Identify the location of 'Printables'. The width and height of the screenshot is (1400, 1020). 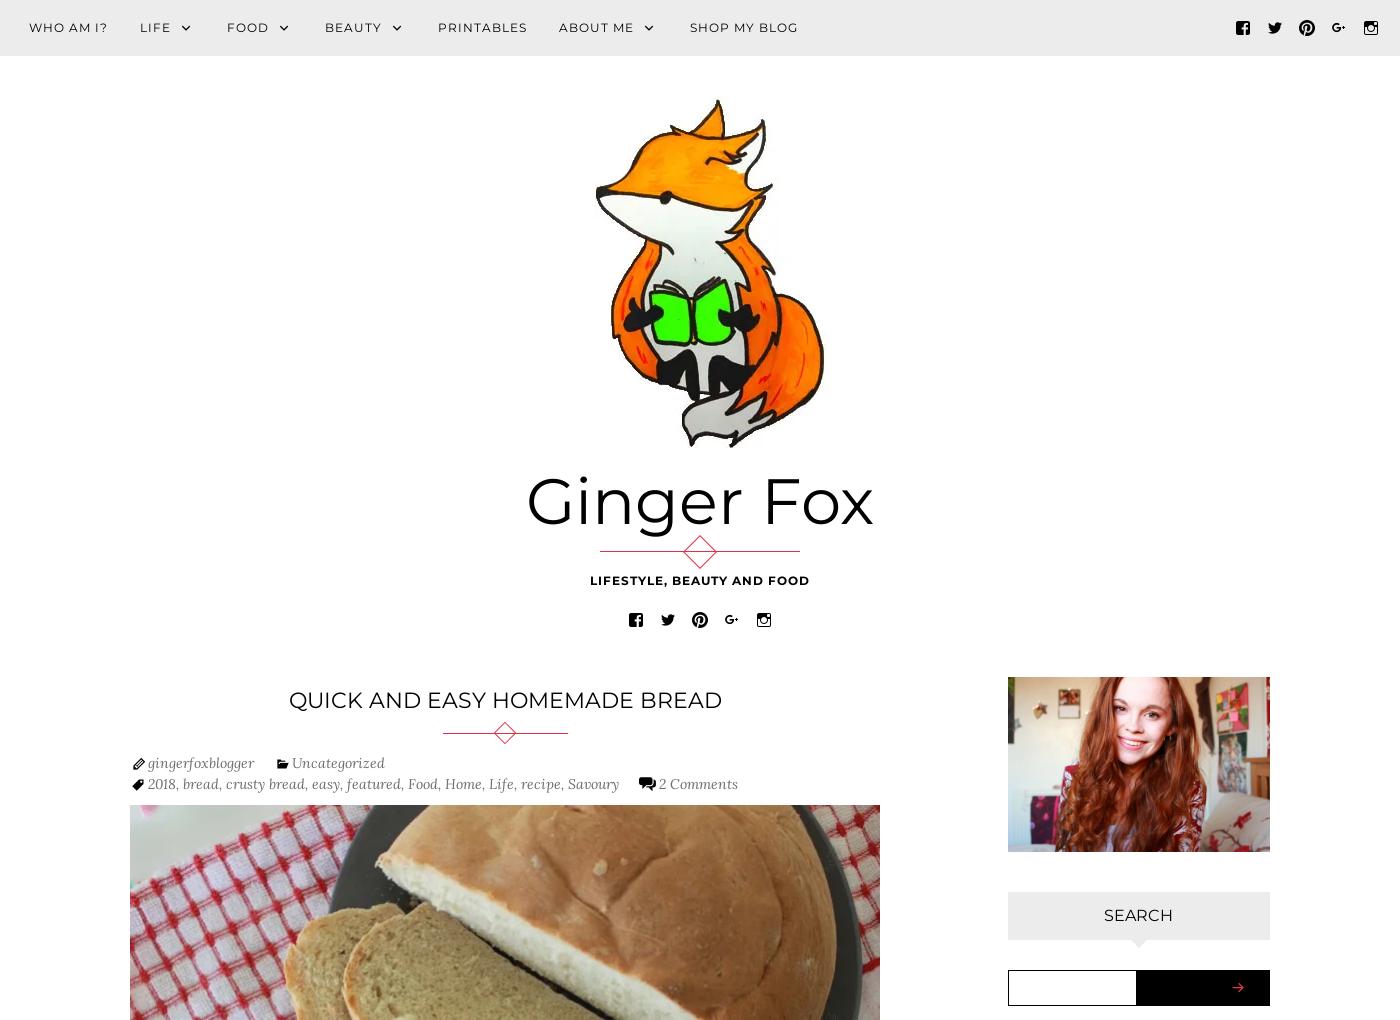
(482, 26).